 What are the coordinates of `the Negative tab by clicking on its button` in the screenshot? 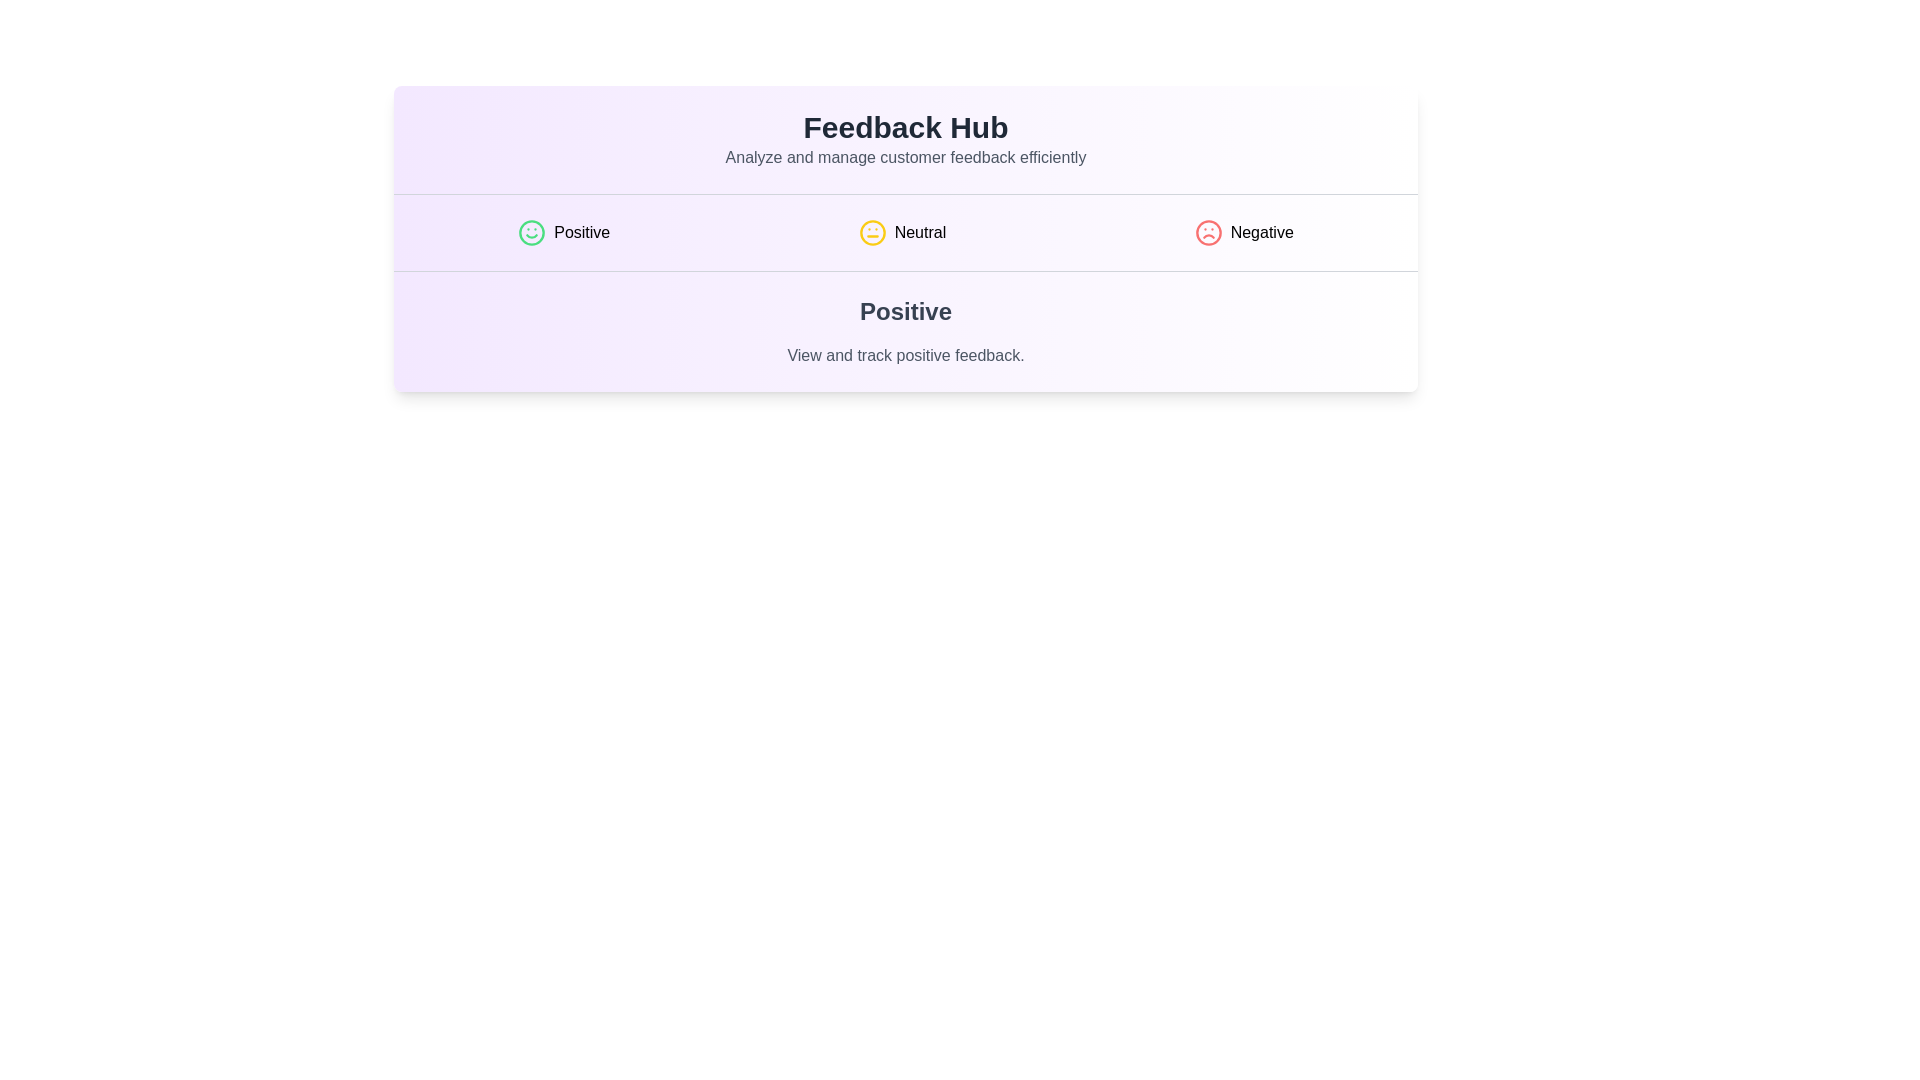 It's located at (1243, 231).